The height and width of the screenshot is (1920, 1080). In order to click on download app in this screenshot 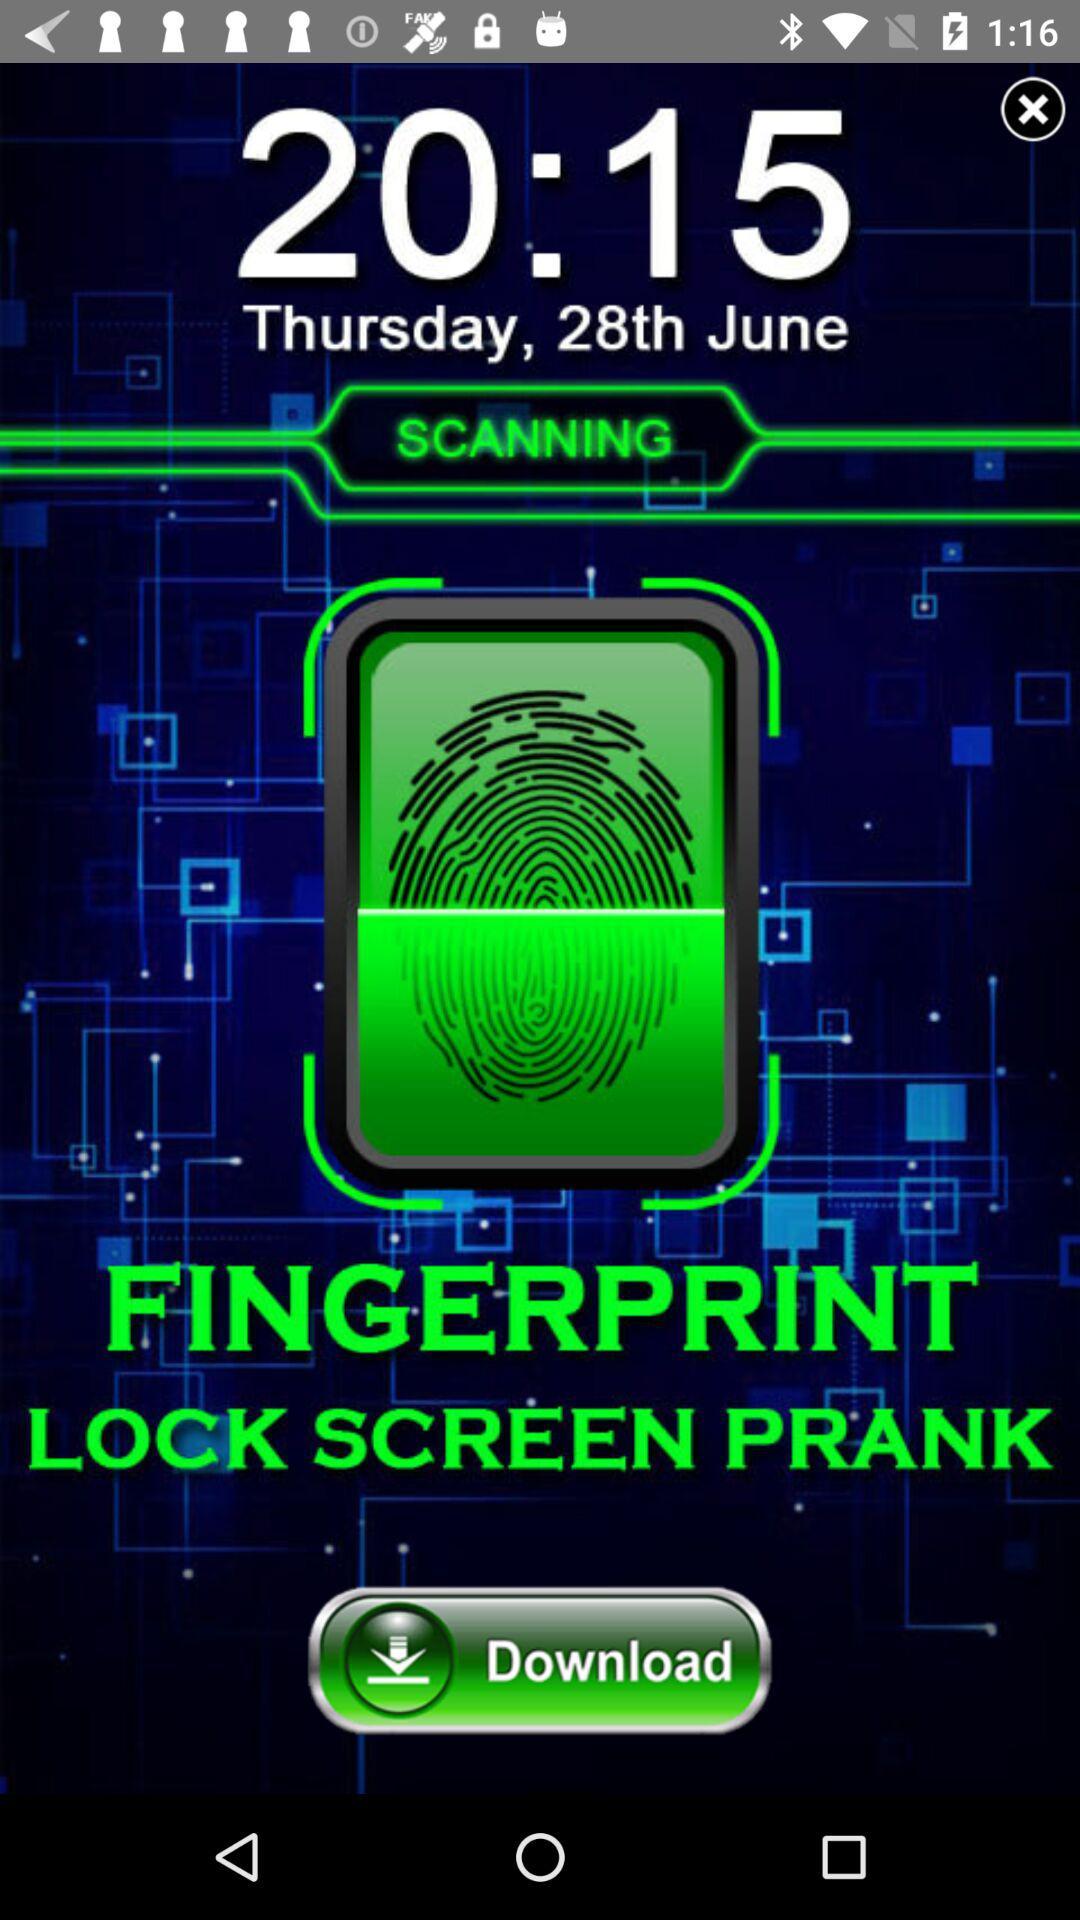, I will do `click(540, 1661)`.